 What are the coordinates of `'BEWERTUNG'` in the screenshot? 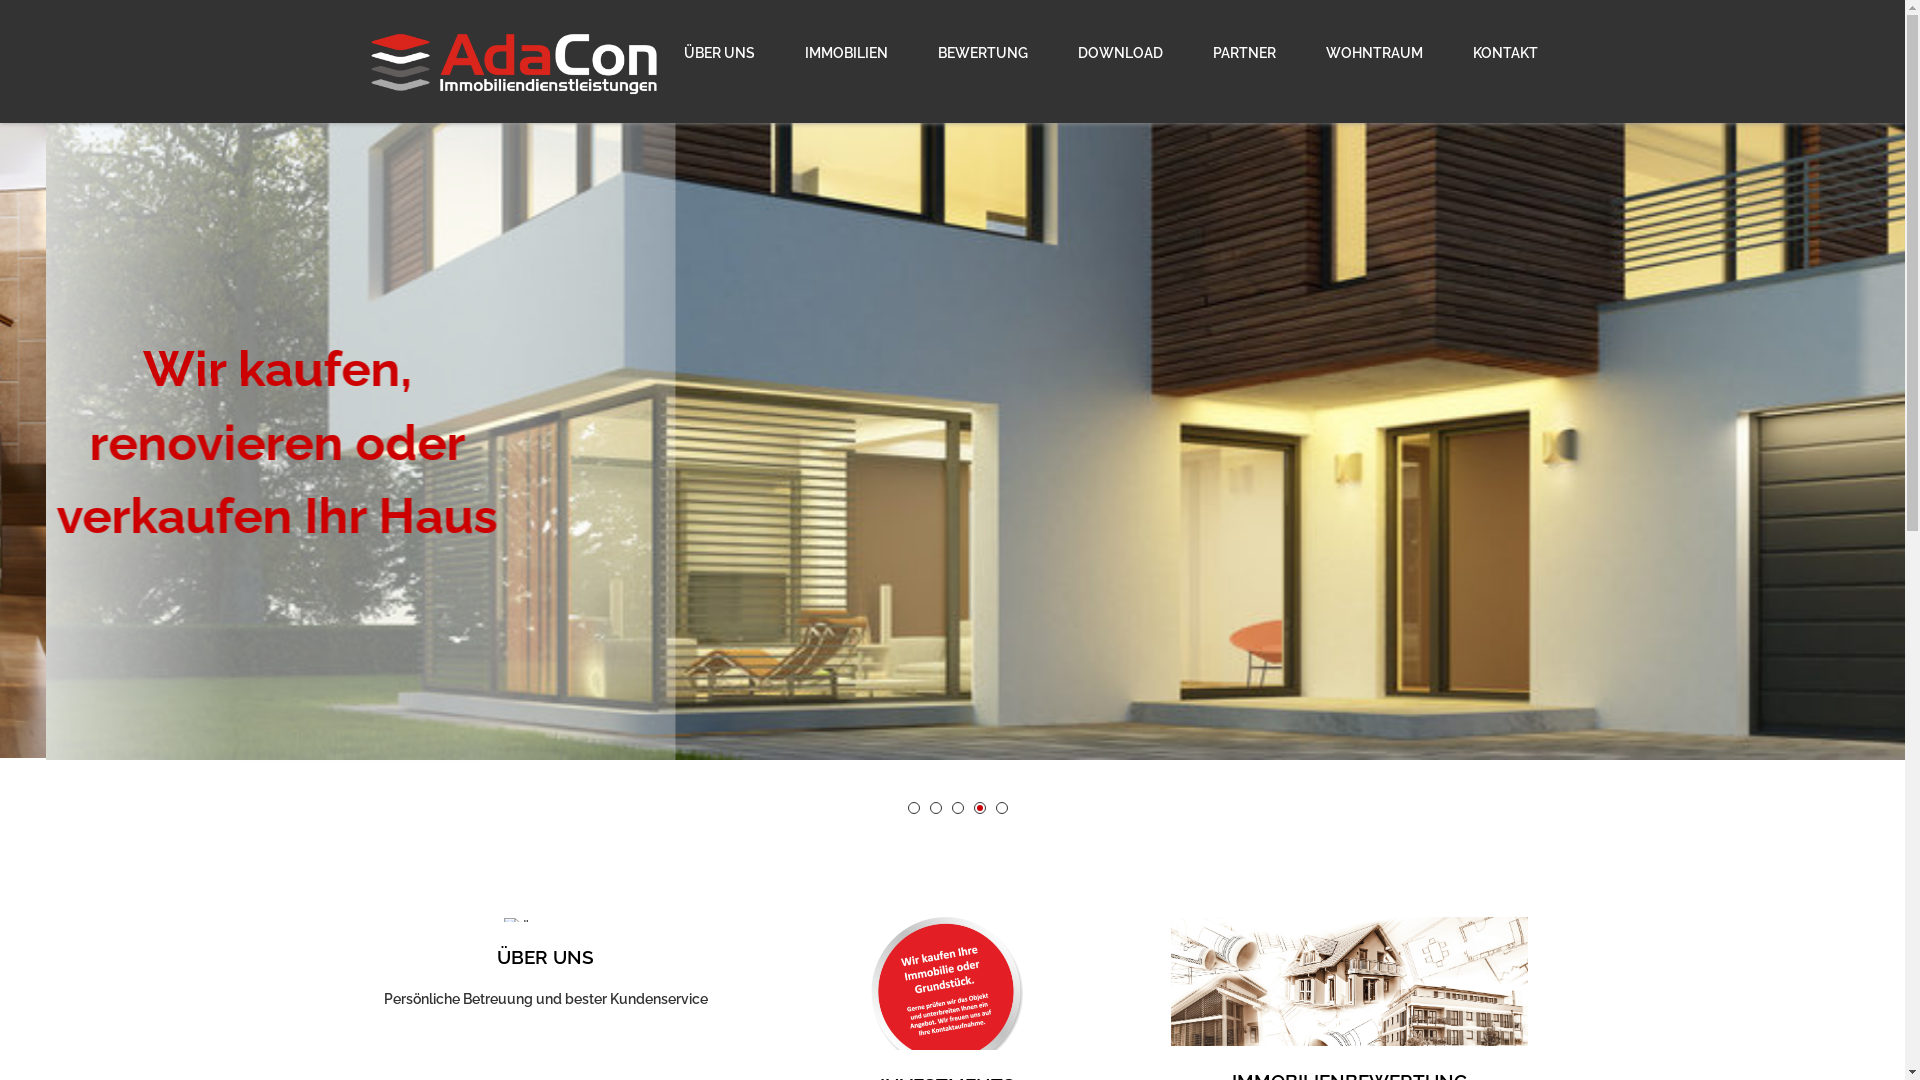 It's located at (982, 52).